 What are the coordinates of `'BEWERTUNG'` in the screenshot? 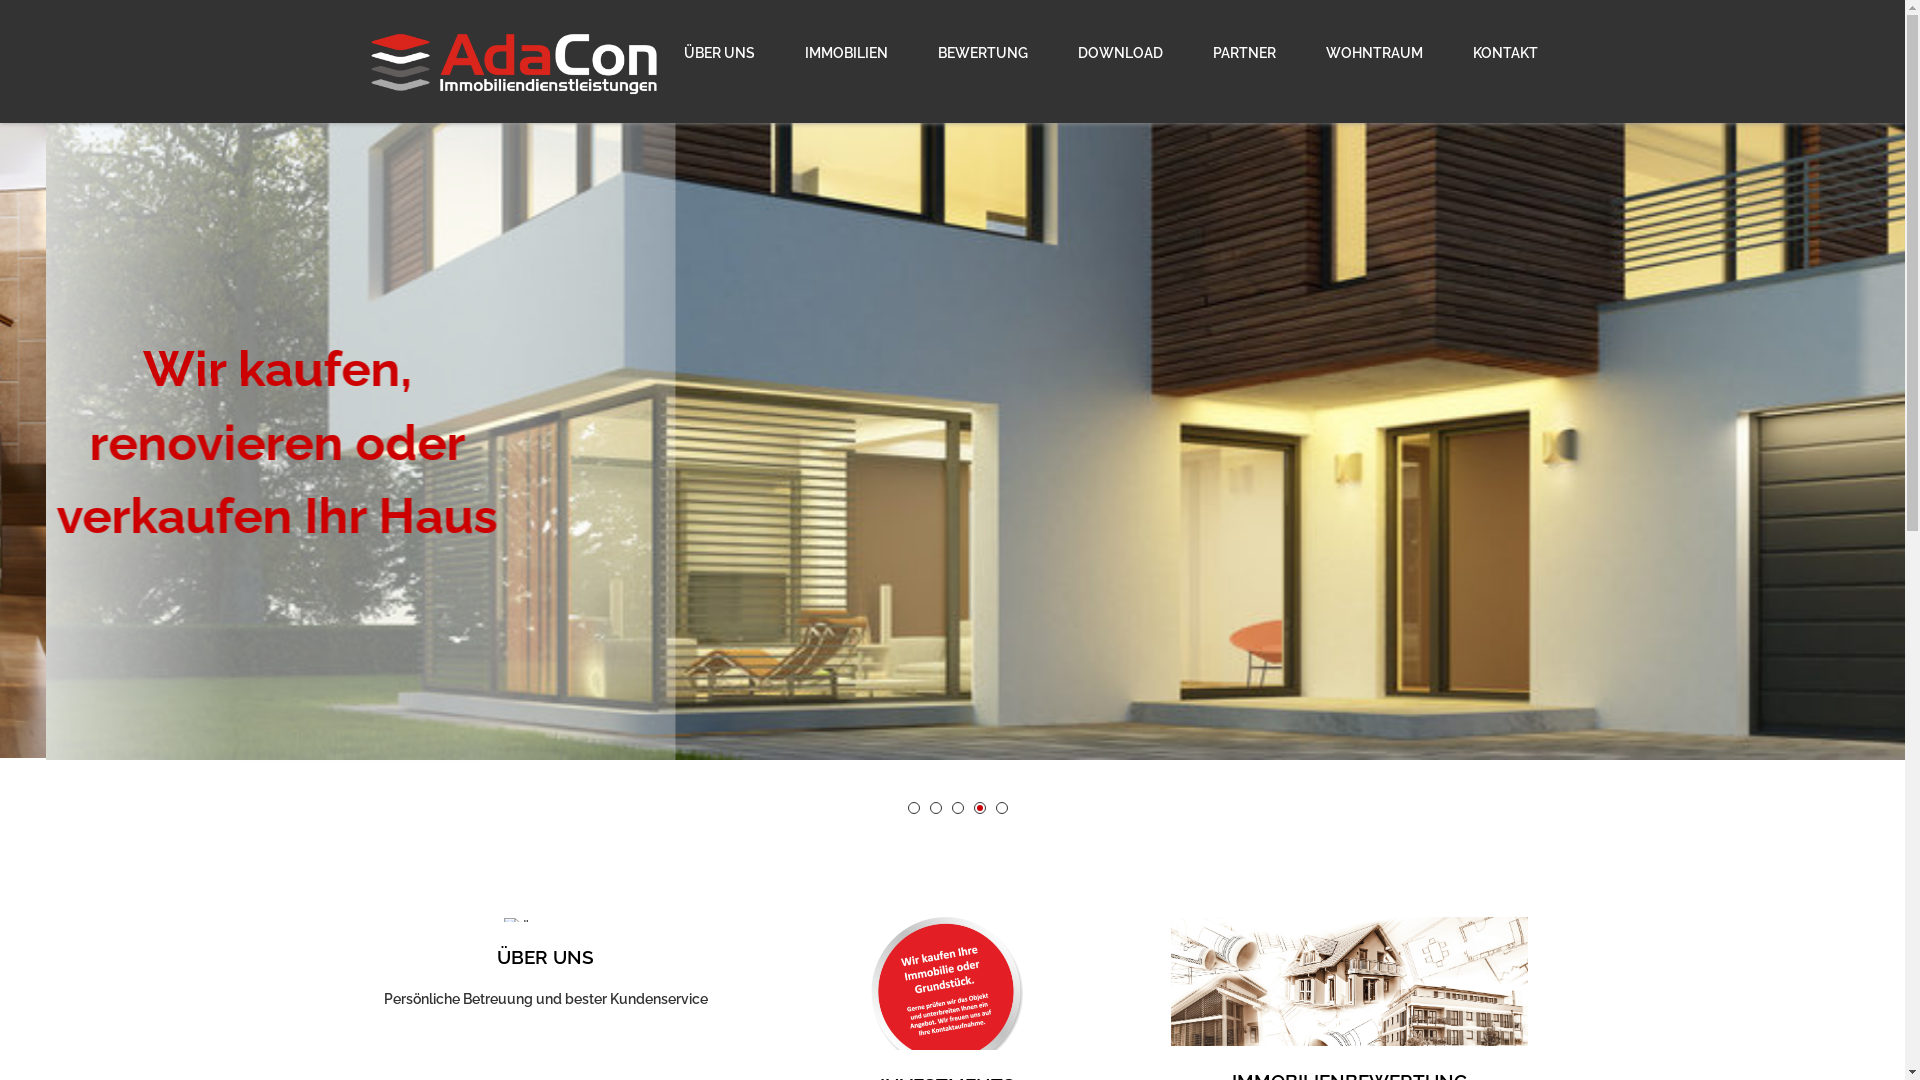 It's located at (982, 52).